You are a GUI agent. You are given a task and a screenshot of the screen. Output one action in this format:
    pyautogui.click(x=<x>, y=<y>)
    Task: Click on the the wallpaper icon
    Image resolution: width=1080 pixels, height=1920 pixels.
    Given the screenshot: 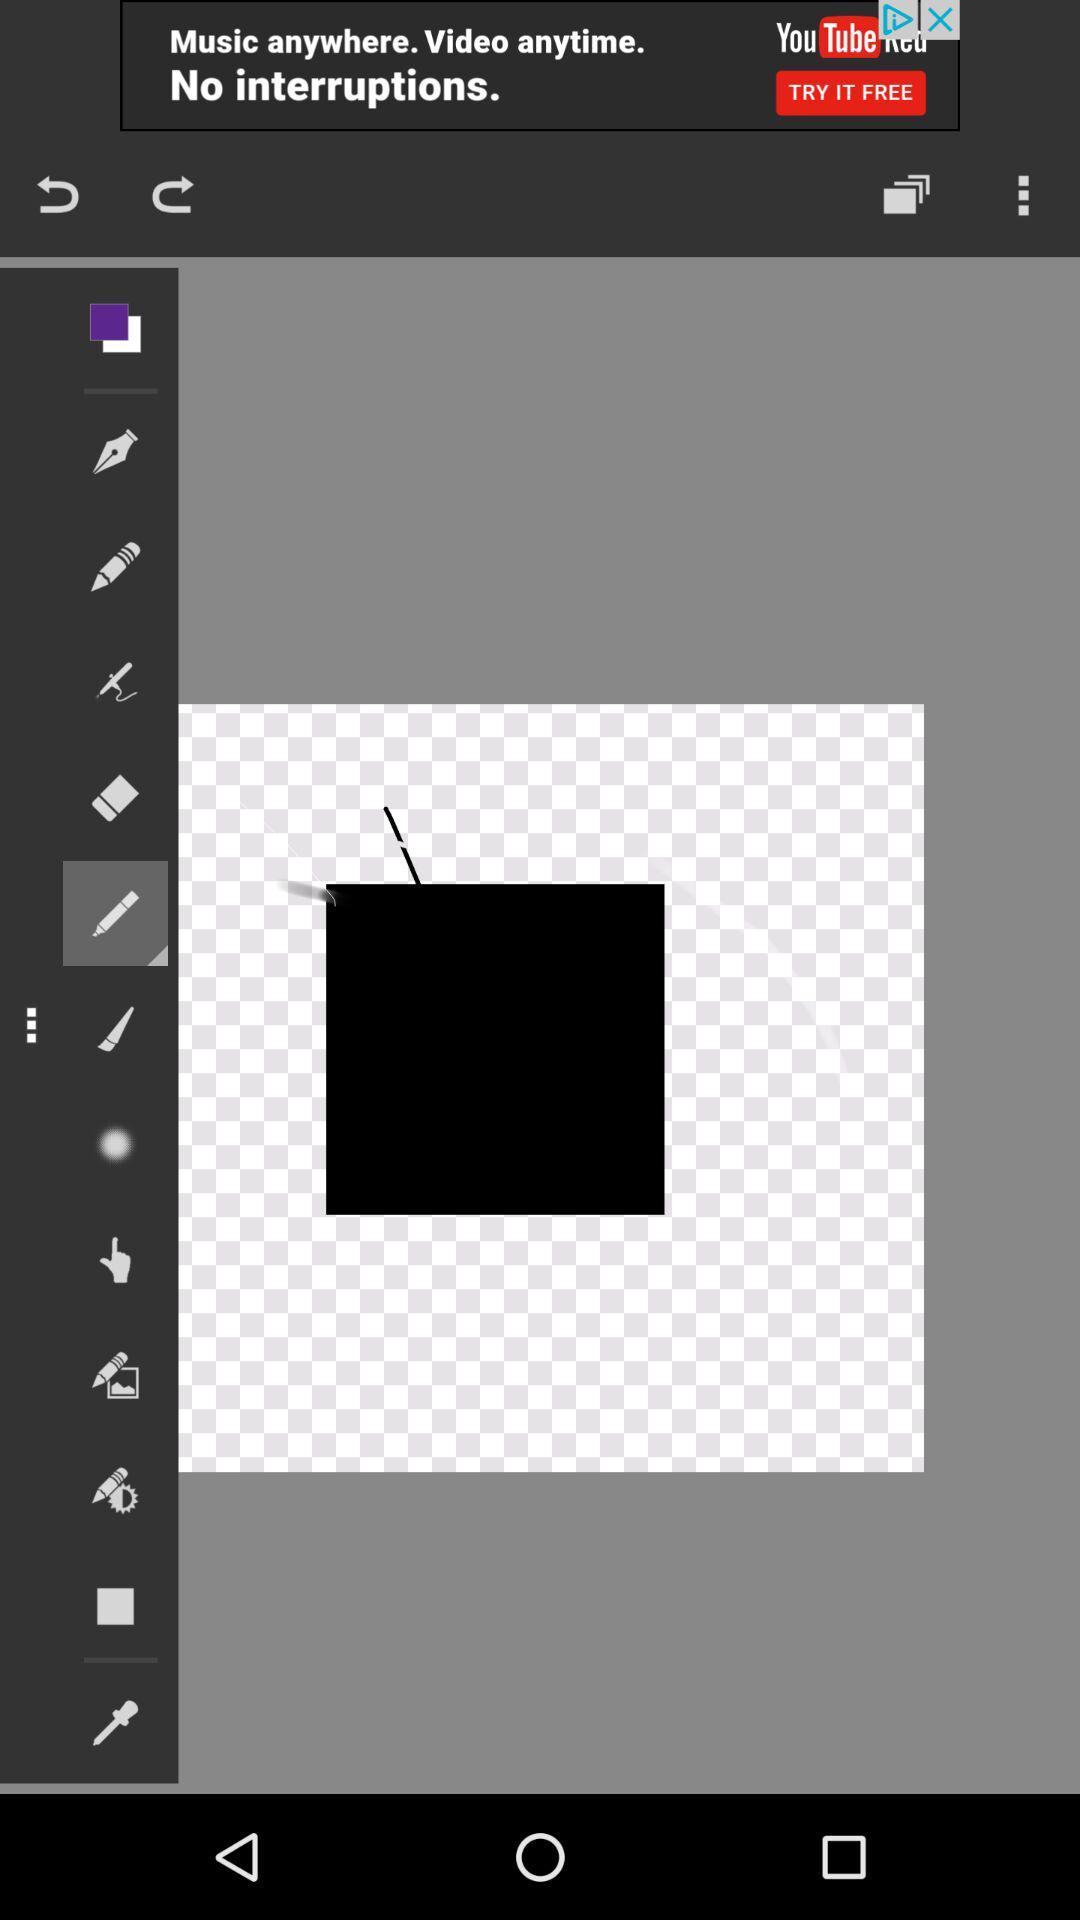 What is the action you would take?
    pyautogui.click(x=115, y=1374)
    